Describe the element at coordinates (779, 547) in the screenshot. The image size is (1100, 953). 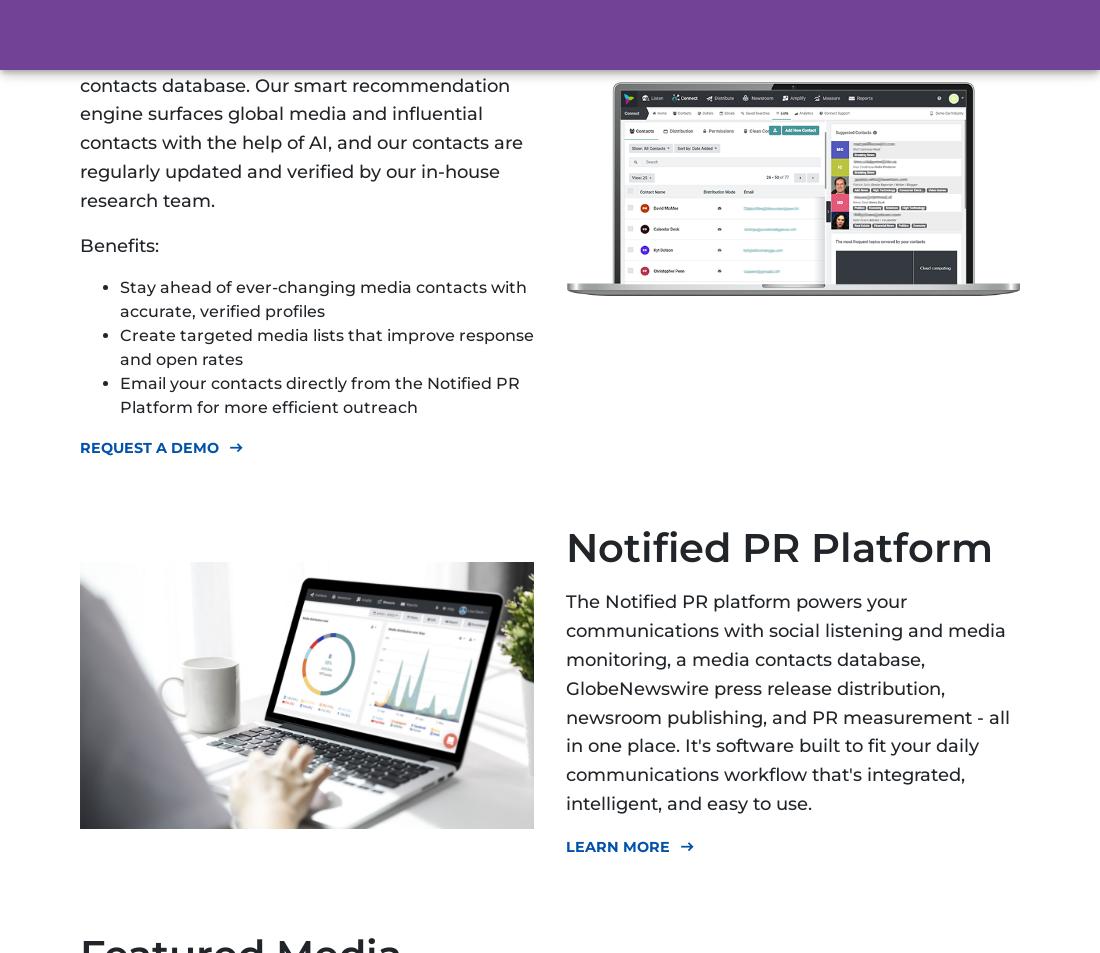
I see `'Notified PR Platform'` at that location.